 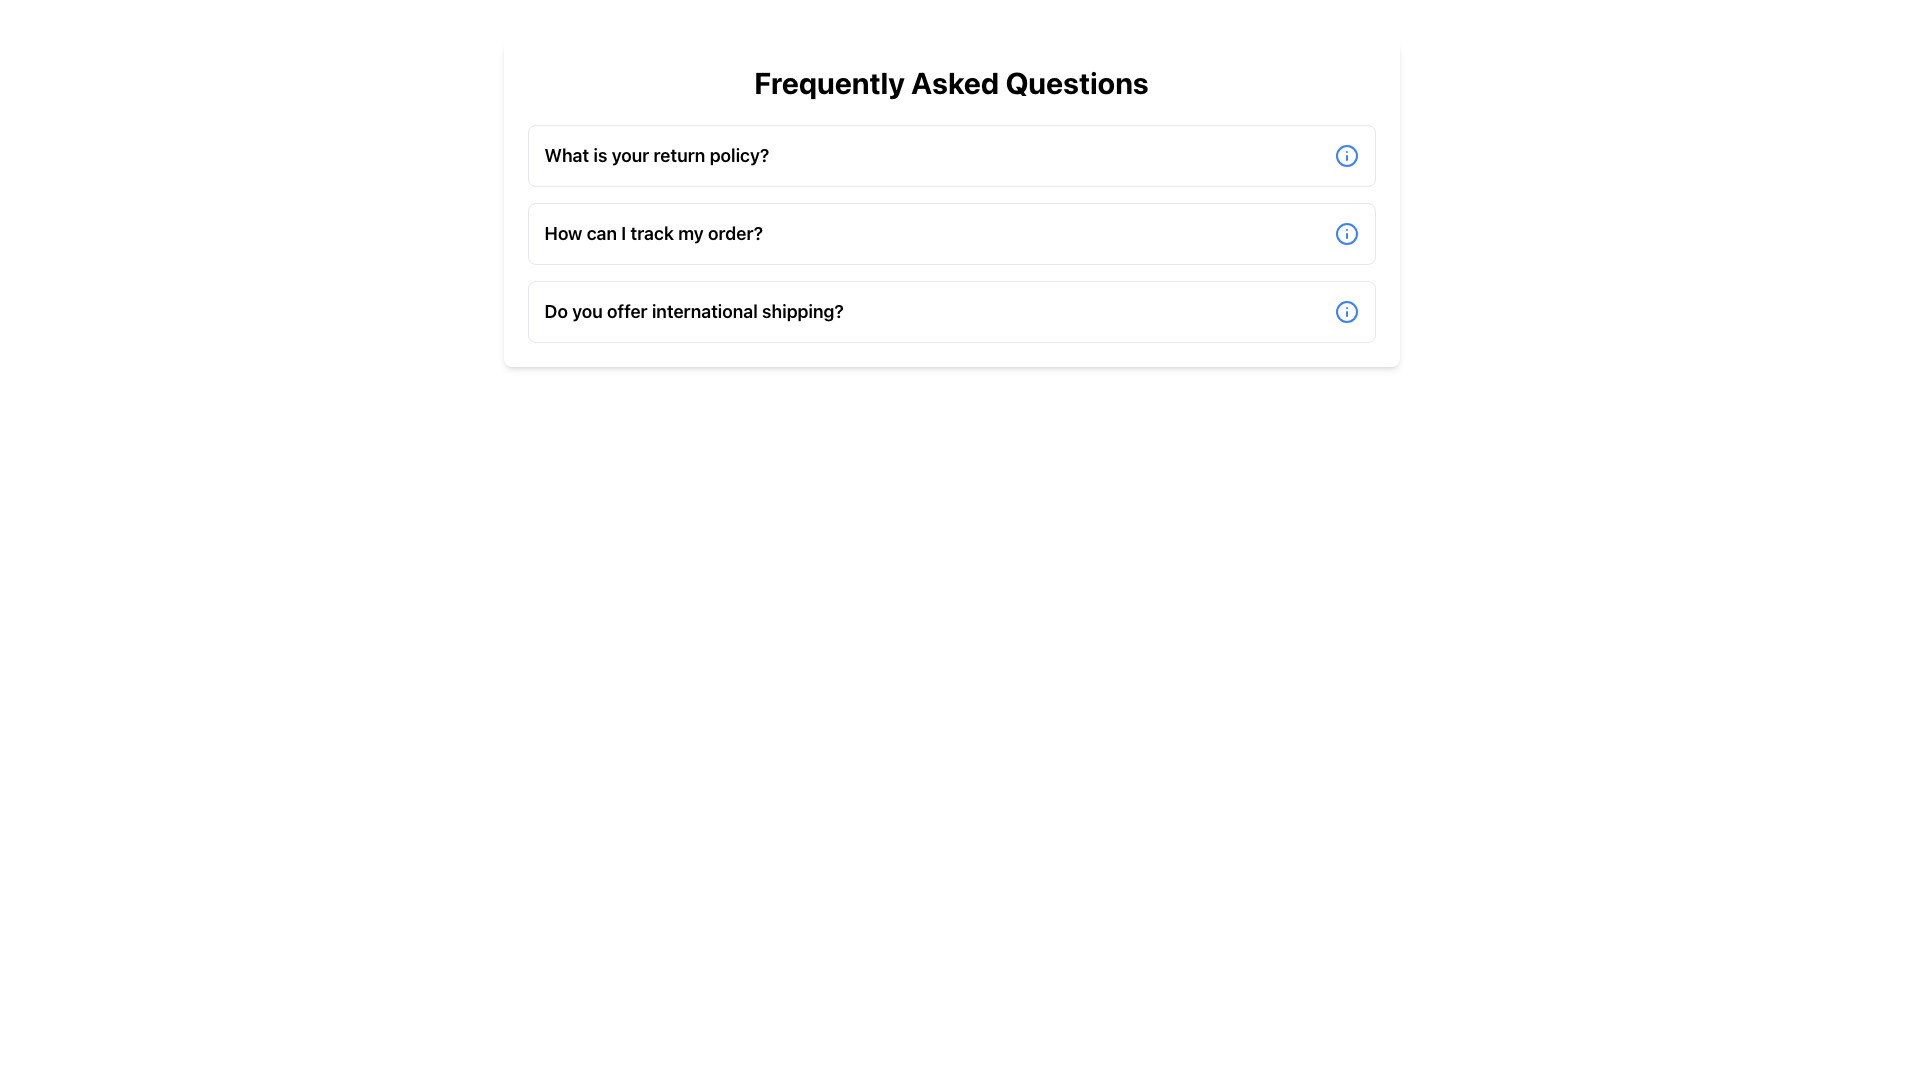 What do you see at coordinates (1346, 312) in the screenshot?
I see `blue outlined SVG circle graphic that represents the outer rim of the circular part of the icon, positioned at the right end of the 'Do you offer international shipping?' field` at bounding box center [1346, 312].